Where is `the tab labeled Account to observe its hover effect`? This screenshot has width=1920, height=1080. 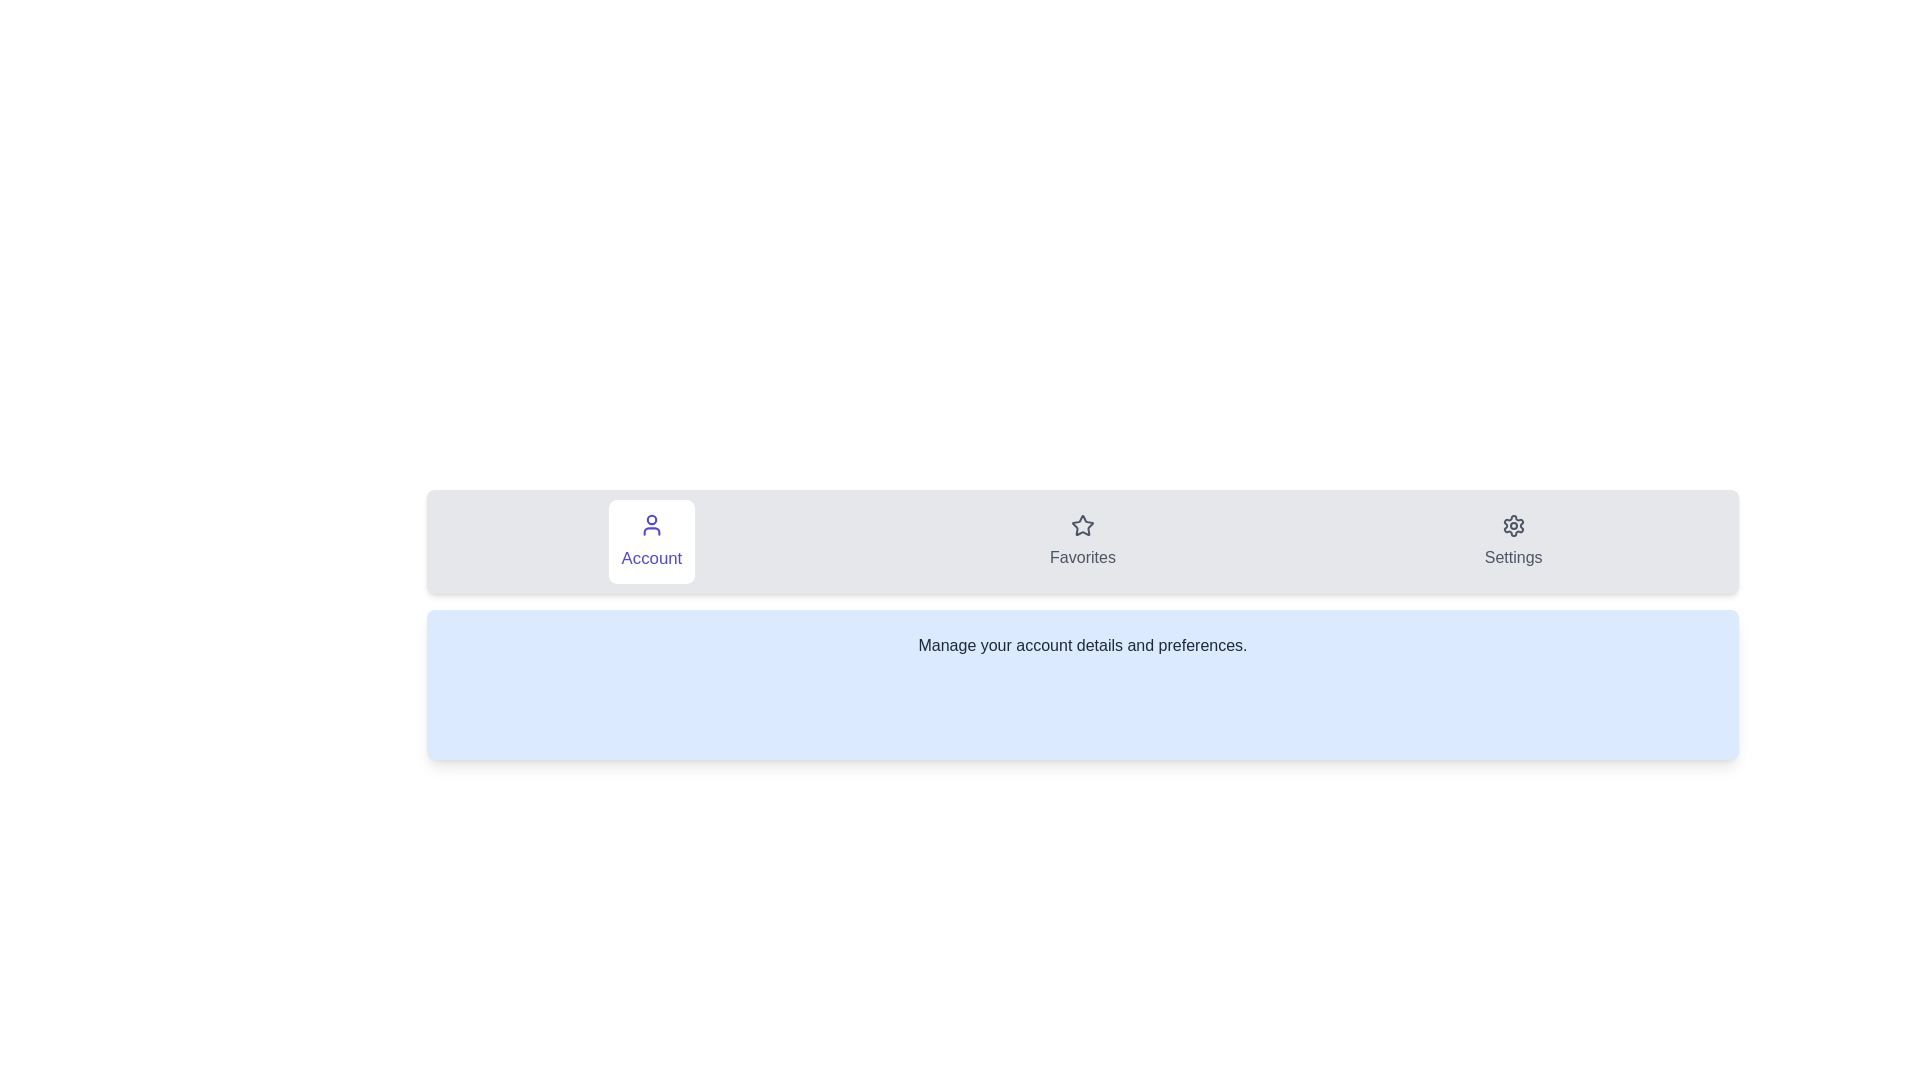 the tab labeled Account to observe its hover effect is located at coordinates (652, 542).